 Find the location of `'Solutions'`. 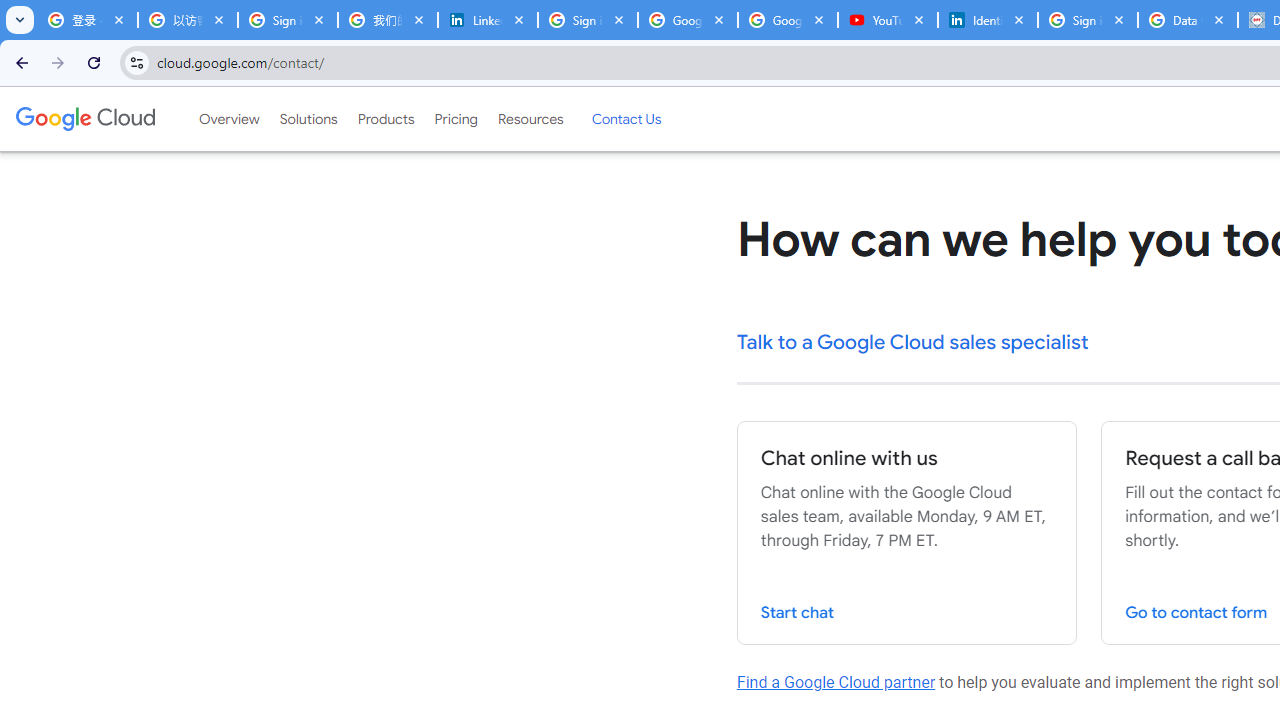

'Solutions' is located at coordinates (307, 119).